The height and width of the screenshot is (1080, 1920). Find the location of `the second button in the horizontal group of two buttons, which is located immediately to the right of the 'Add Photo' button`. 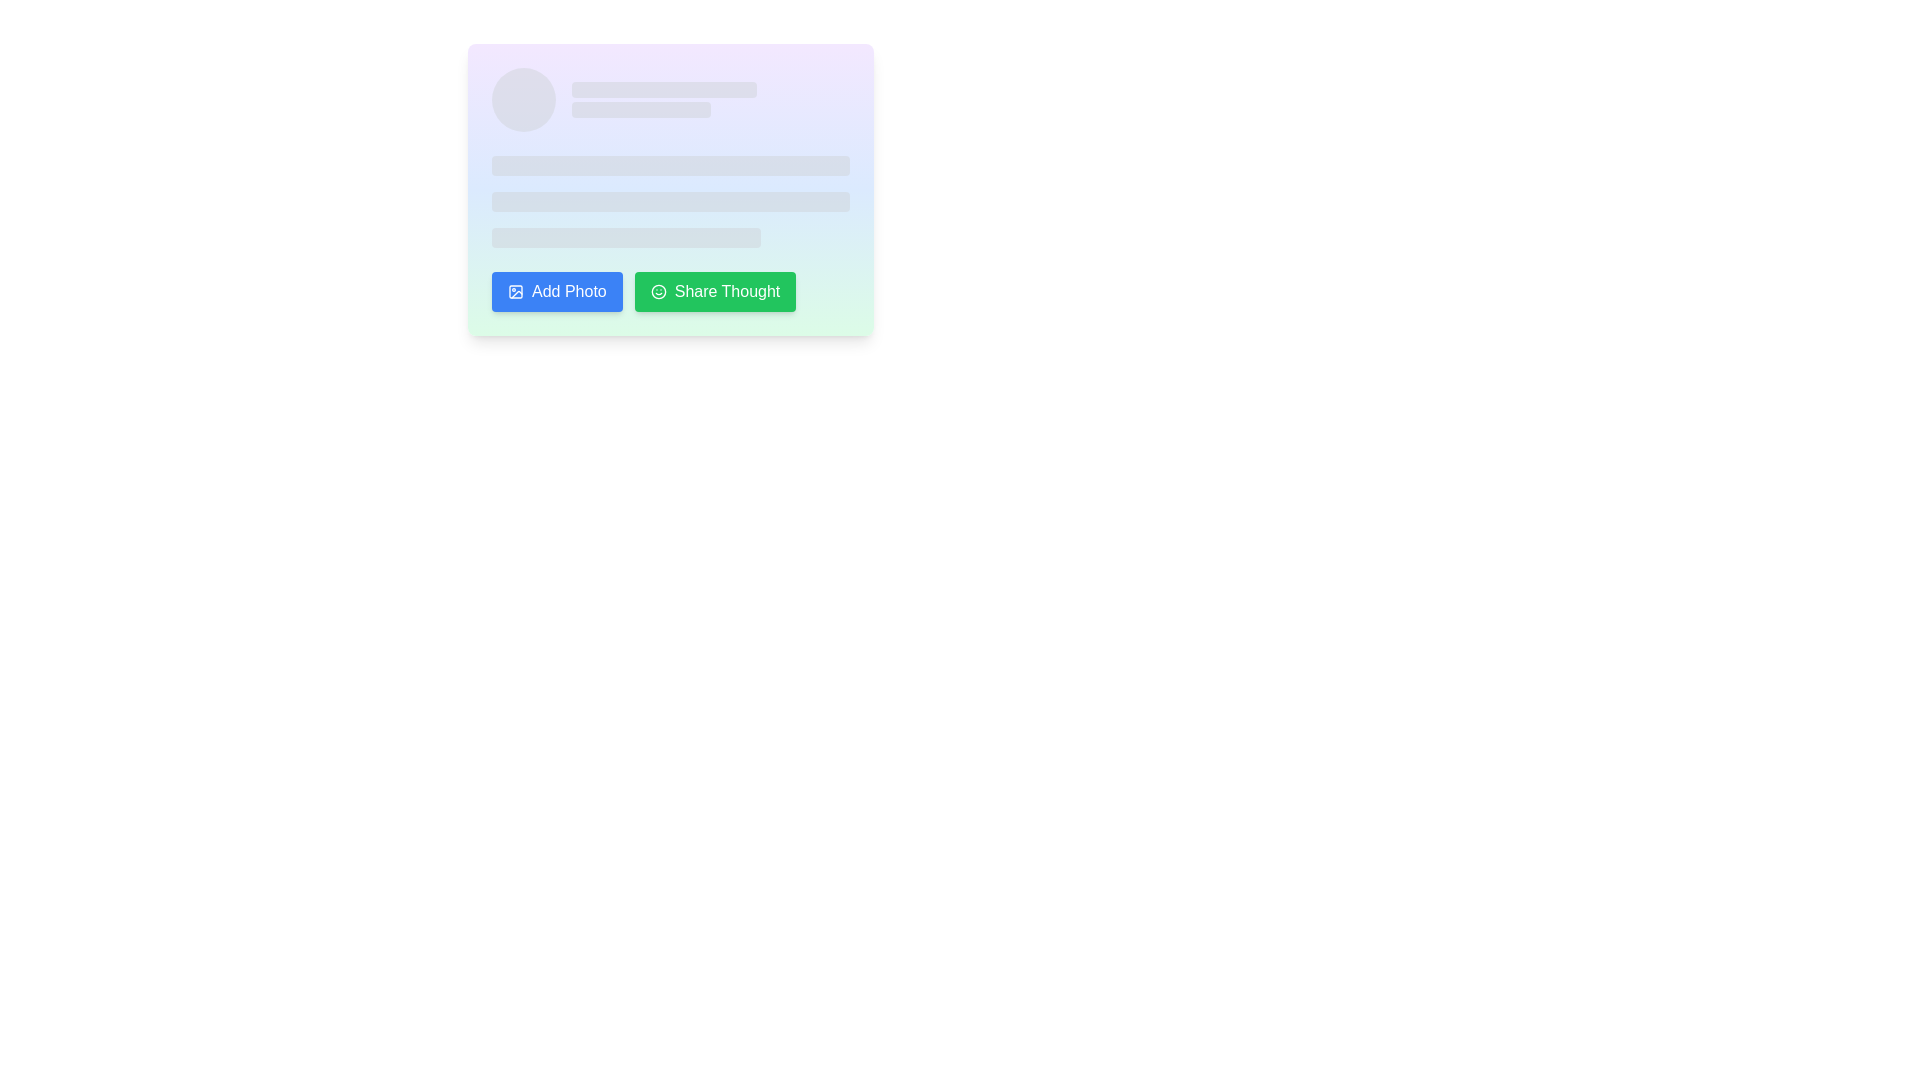

the second button in the horizontal group of two buttons, which is located immediately to the right of the 'Add Photo' button is located at coordinates (715, 292).